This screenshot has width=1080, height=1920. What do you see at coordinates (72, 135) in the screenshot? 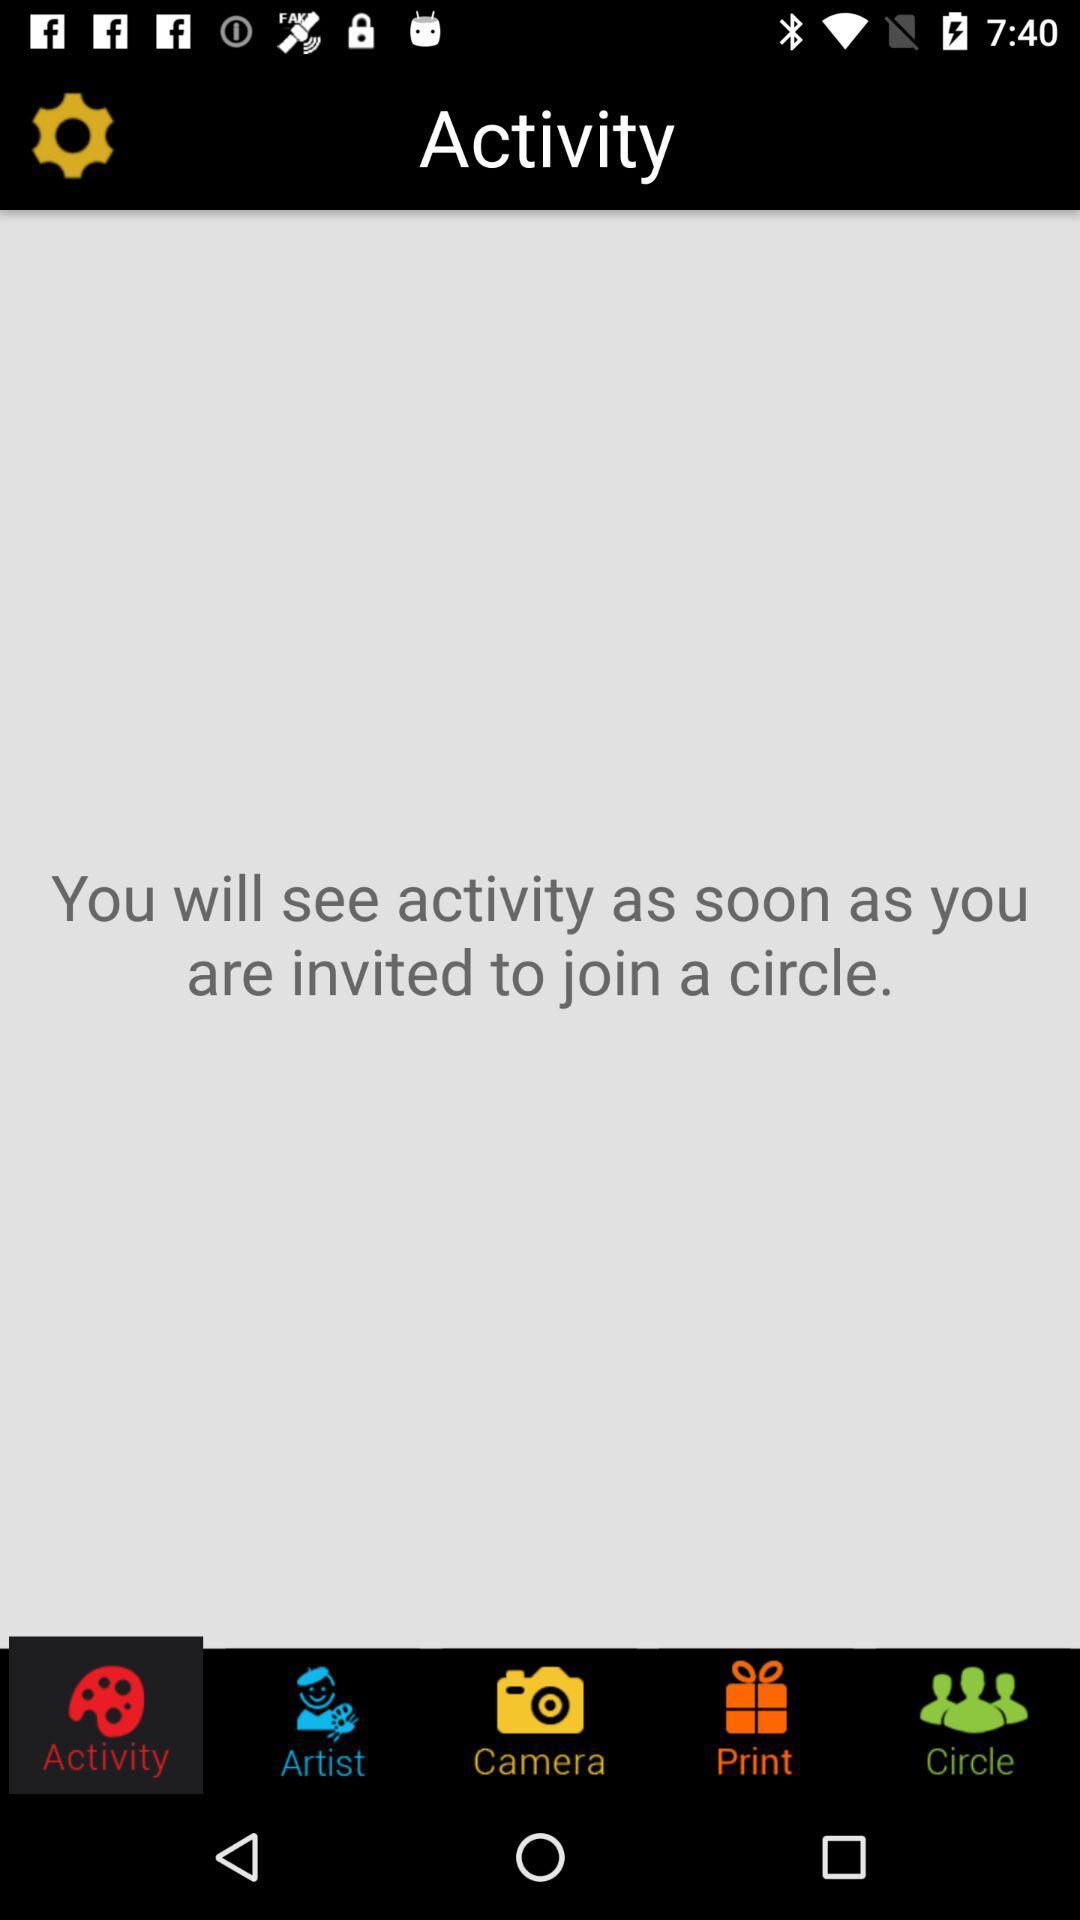
I see `the item next to activity item` at bounding box center [72, 135].